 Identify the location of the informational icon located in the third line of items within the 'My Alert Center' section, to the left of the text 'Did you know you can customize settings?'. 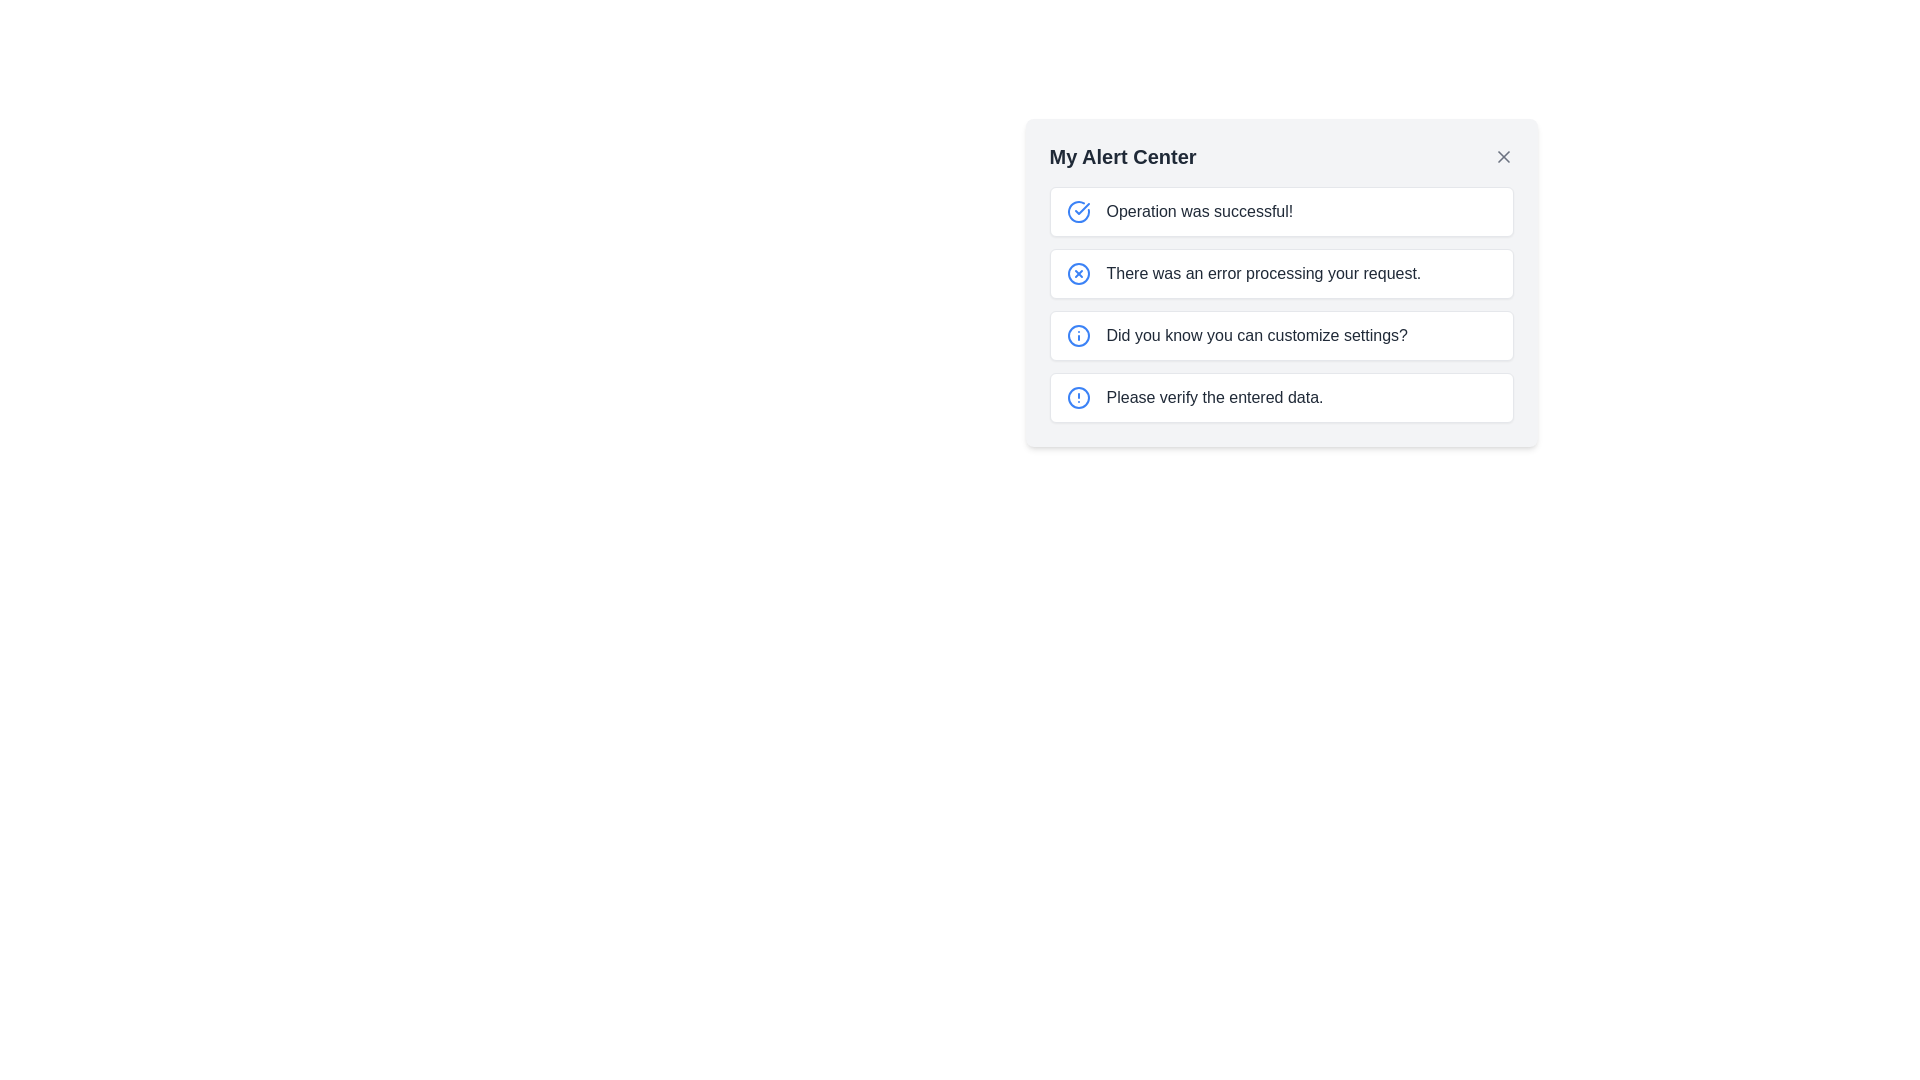
(1077, 334).